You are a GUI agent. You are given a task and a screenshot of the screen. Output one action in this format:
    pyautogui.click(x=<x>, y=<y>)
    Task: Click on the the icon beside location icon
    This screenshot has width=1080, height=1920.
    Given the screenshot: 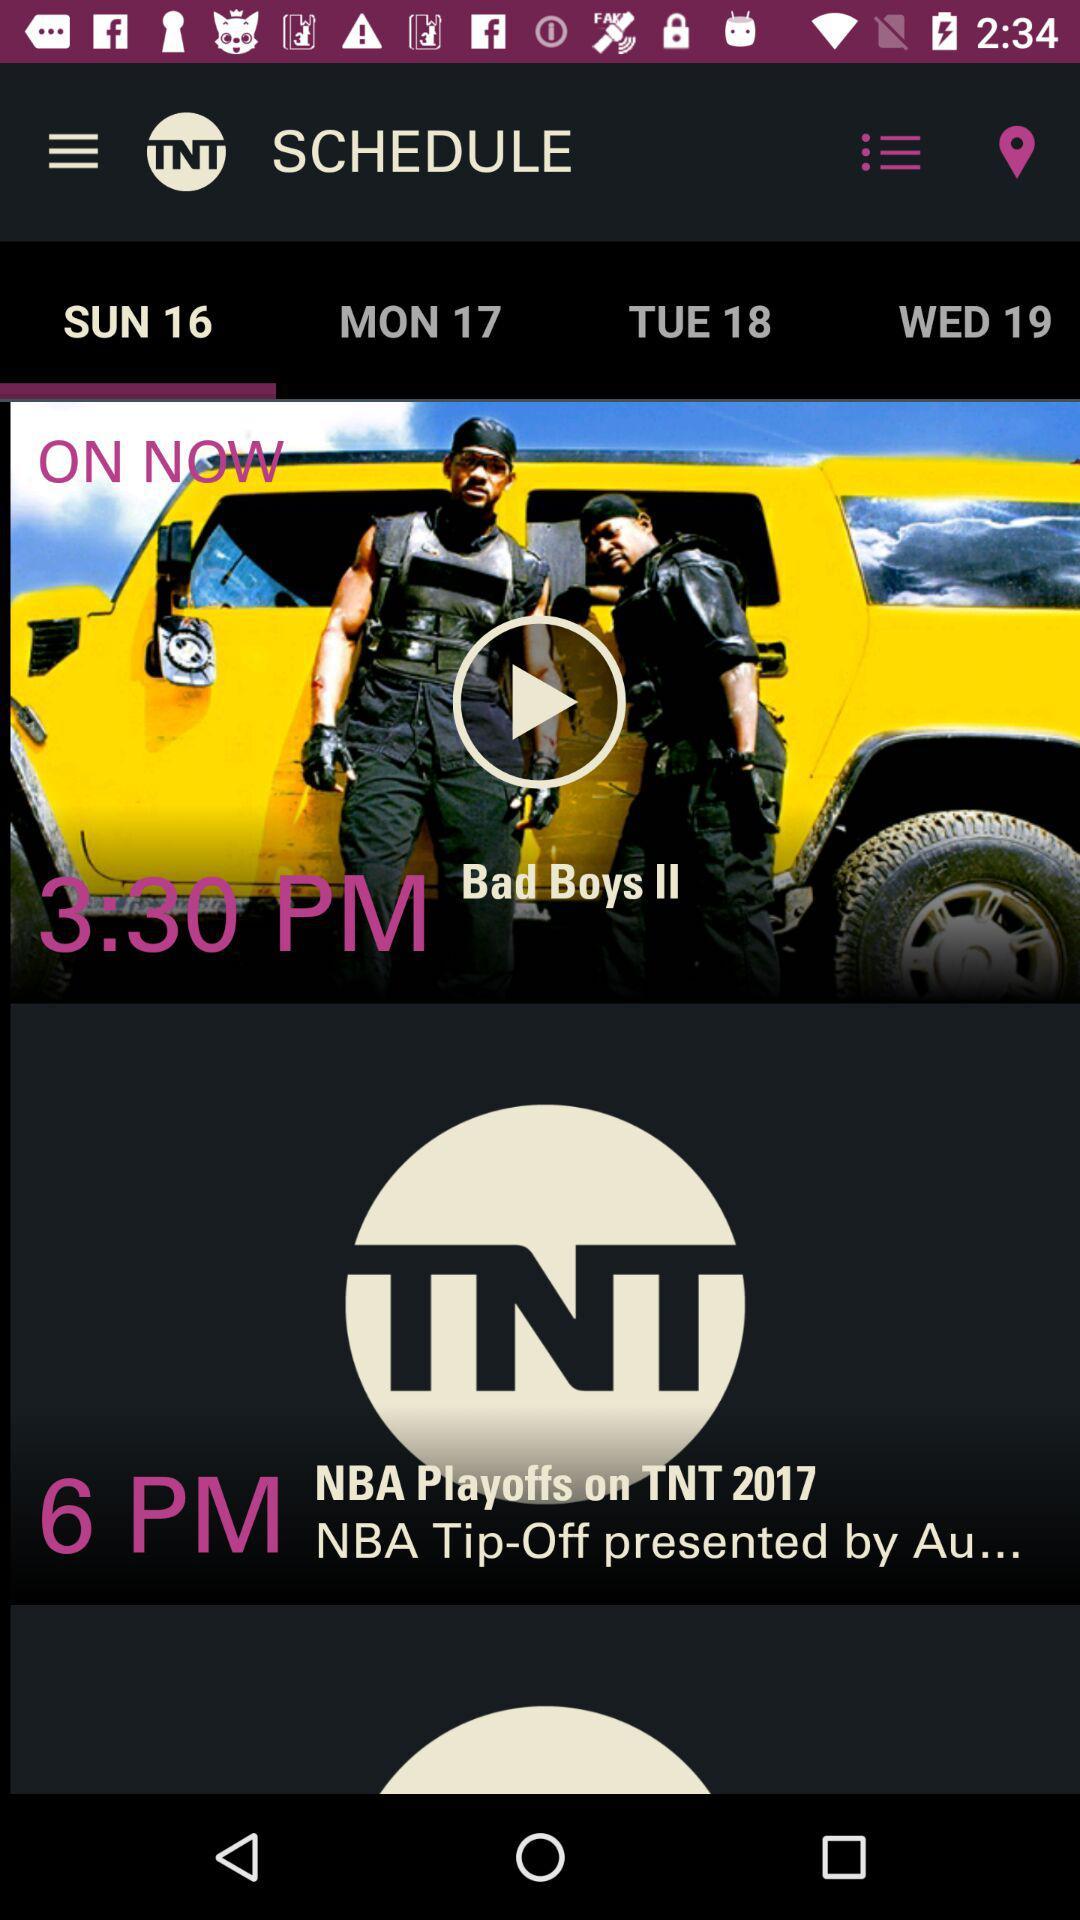 What is the action you would take?
    pyautogui.click(x=890, y=151)
    